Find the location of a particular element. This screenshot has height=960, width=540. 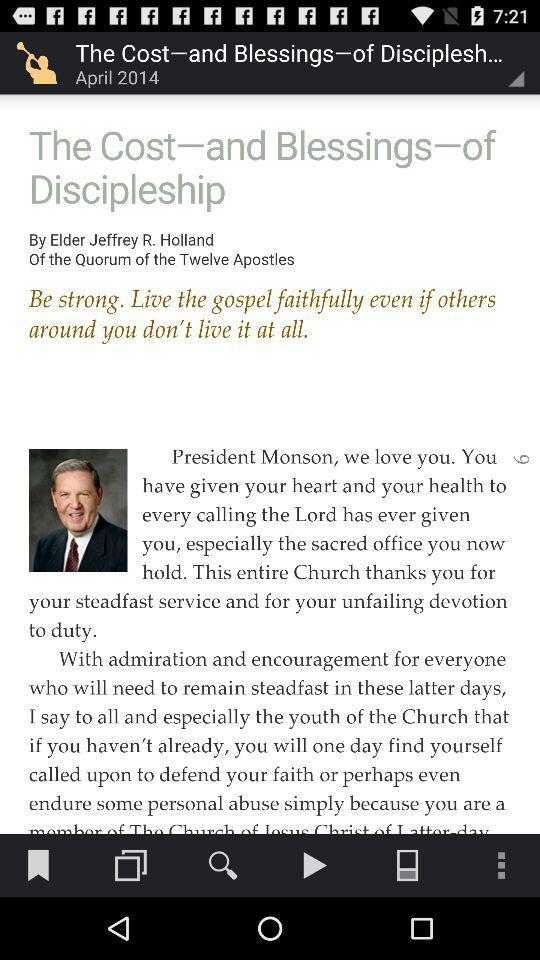

whole article is located at coordinates (270, 416).